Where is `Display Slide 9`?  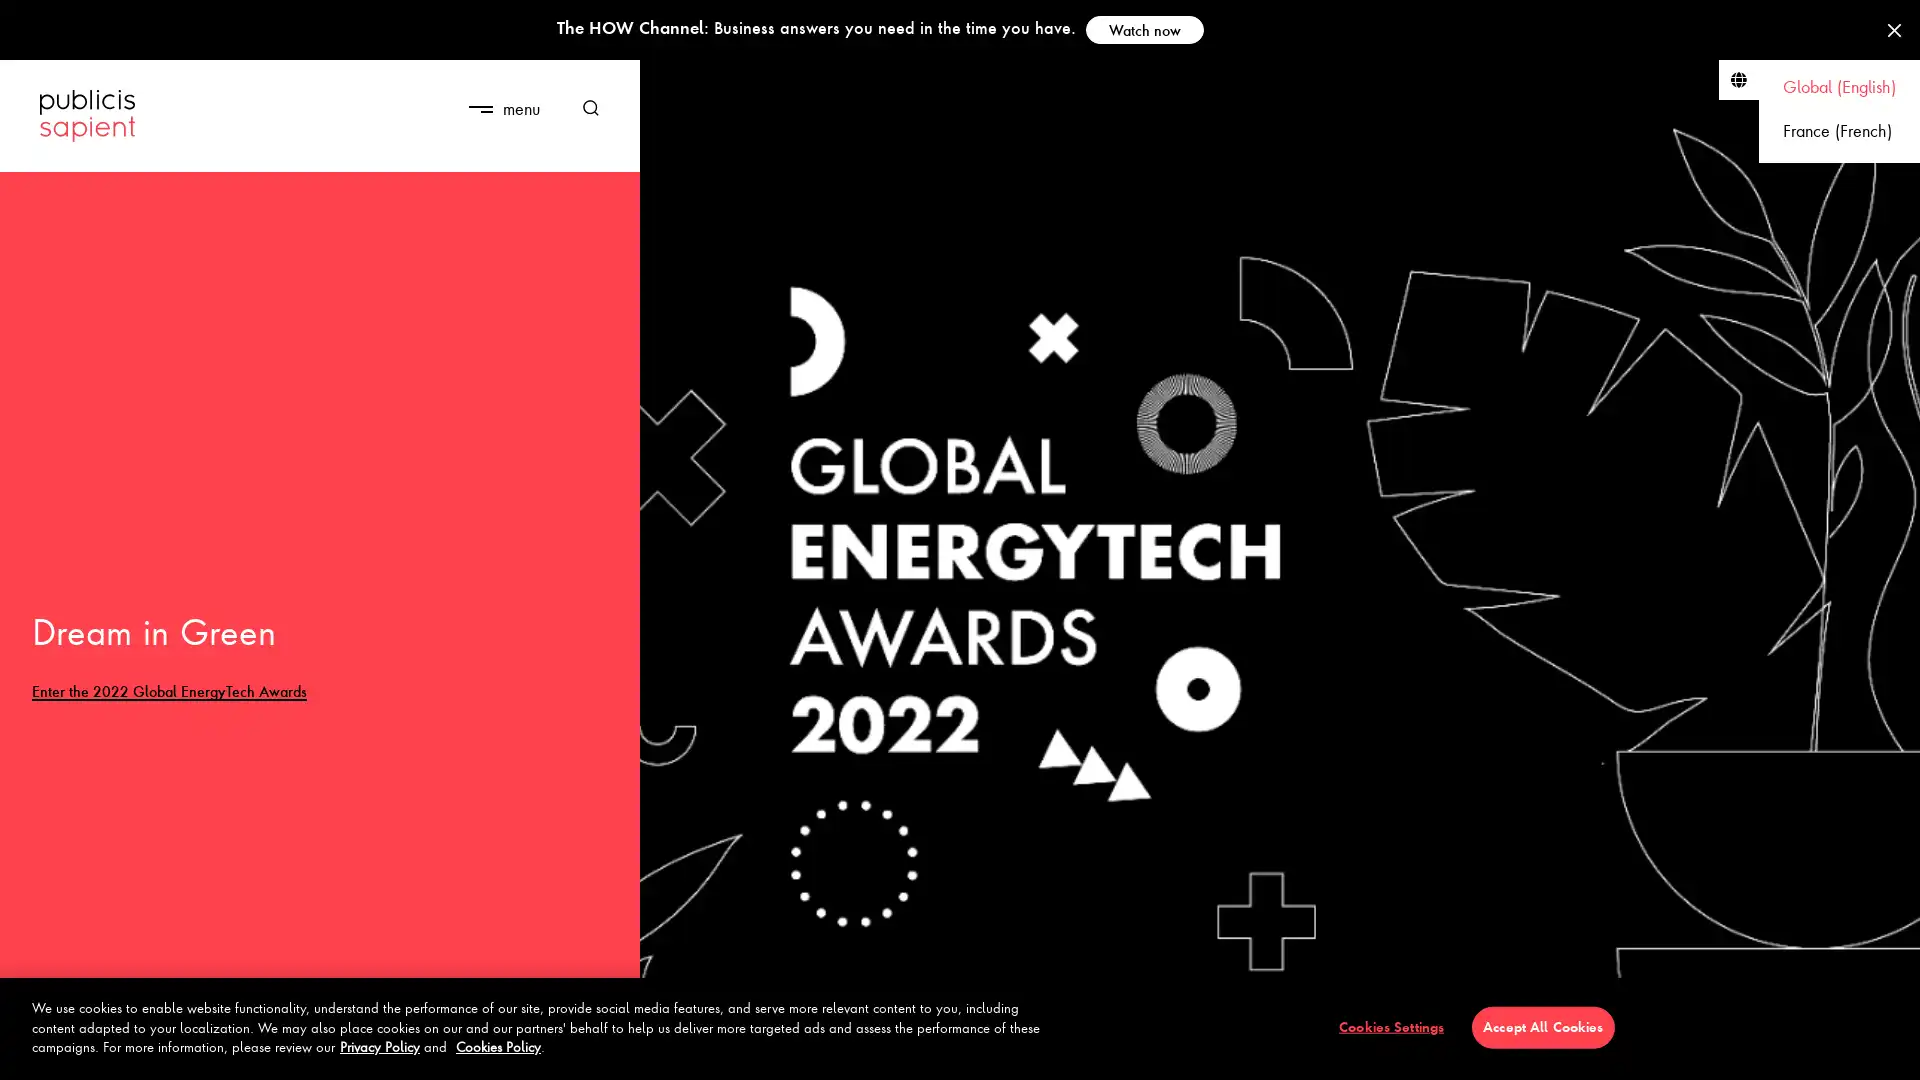 Display Slide 9 is located at coordinates (288, 1052).